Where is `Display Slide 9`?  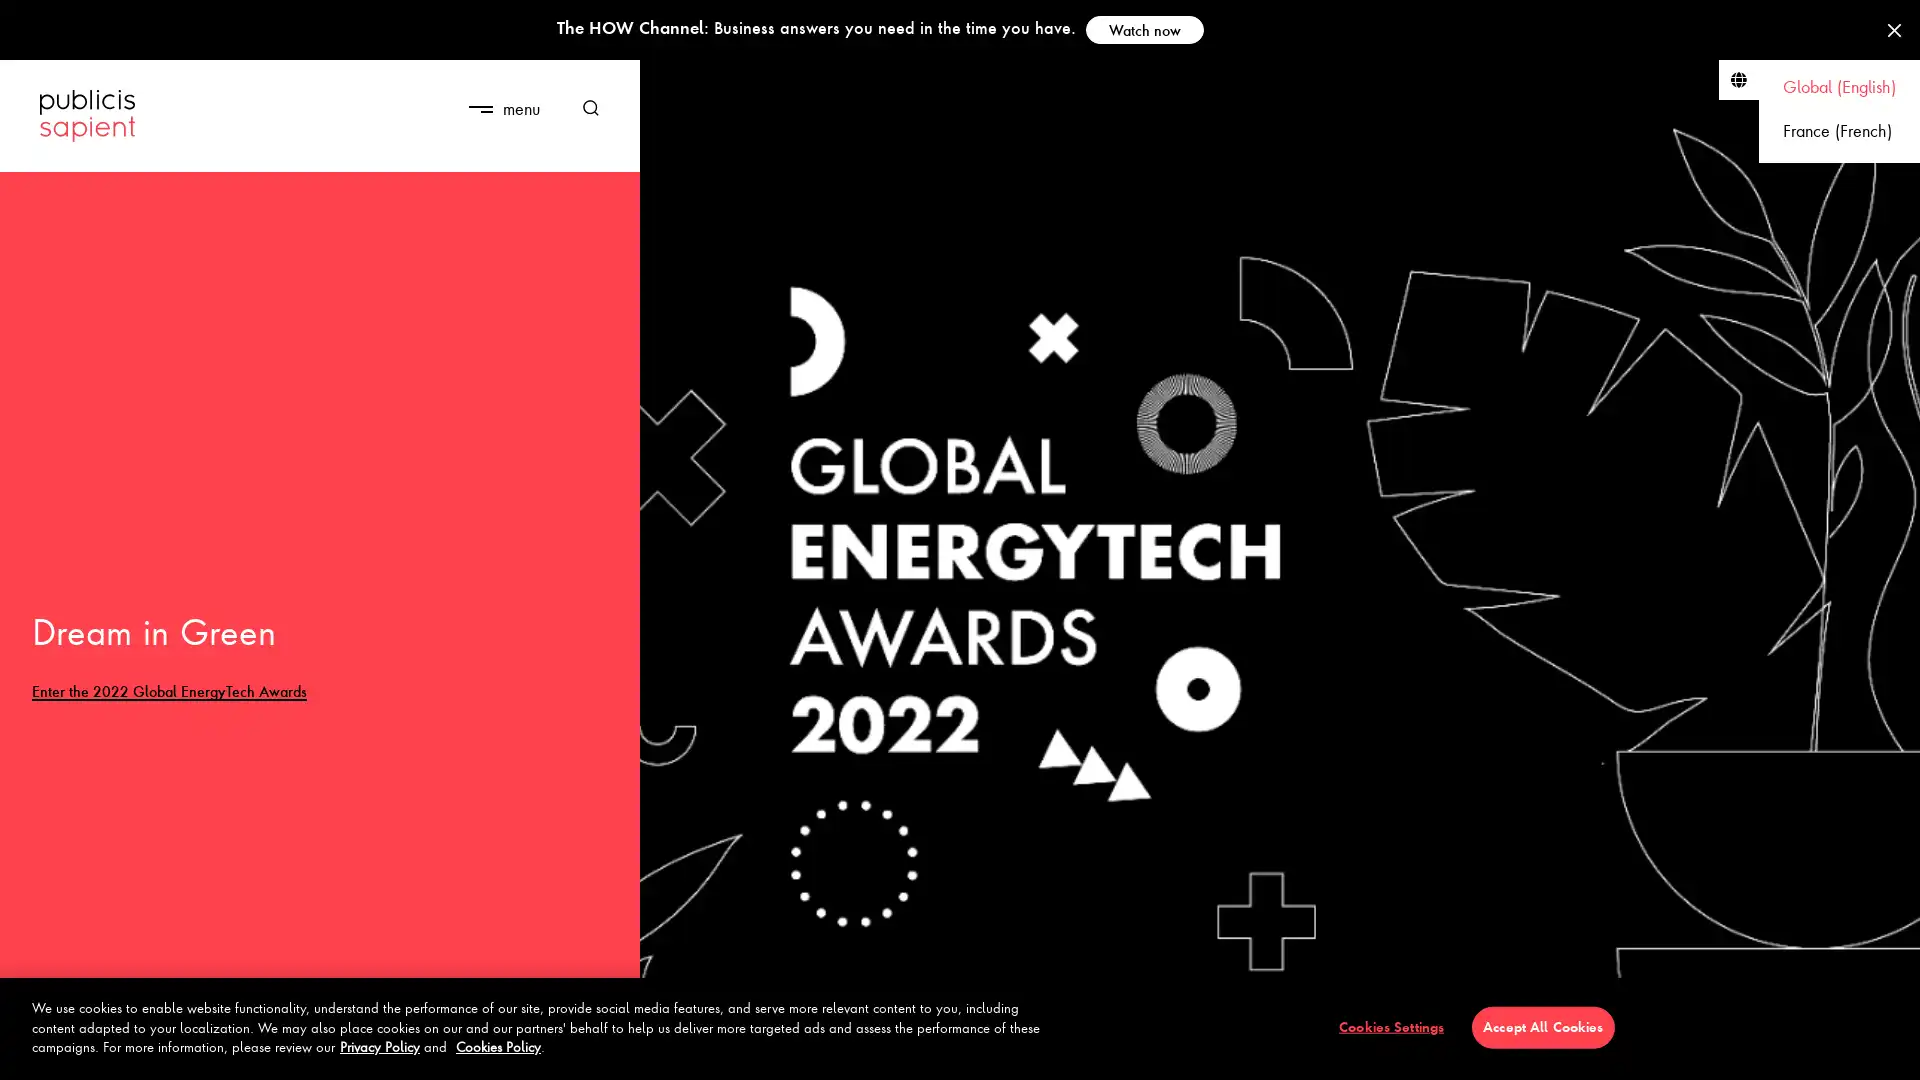 Display Slide 9 is located at coordinates (288, 1052).